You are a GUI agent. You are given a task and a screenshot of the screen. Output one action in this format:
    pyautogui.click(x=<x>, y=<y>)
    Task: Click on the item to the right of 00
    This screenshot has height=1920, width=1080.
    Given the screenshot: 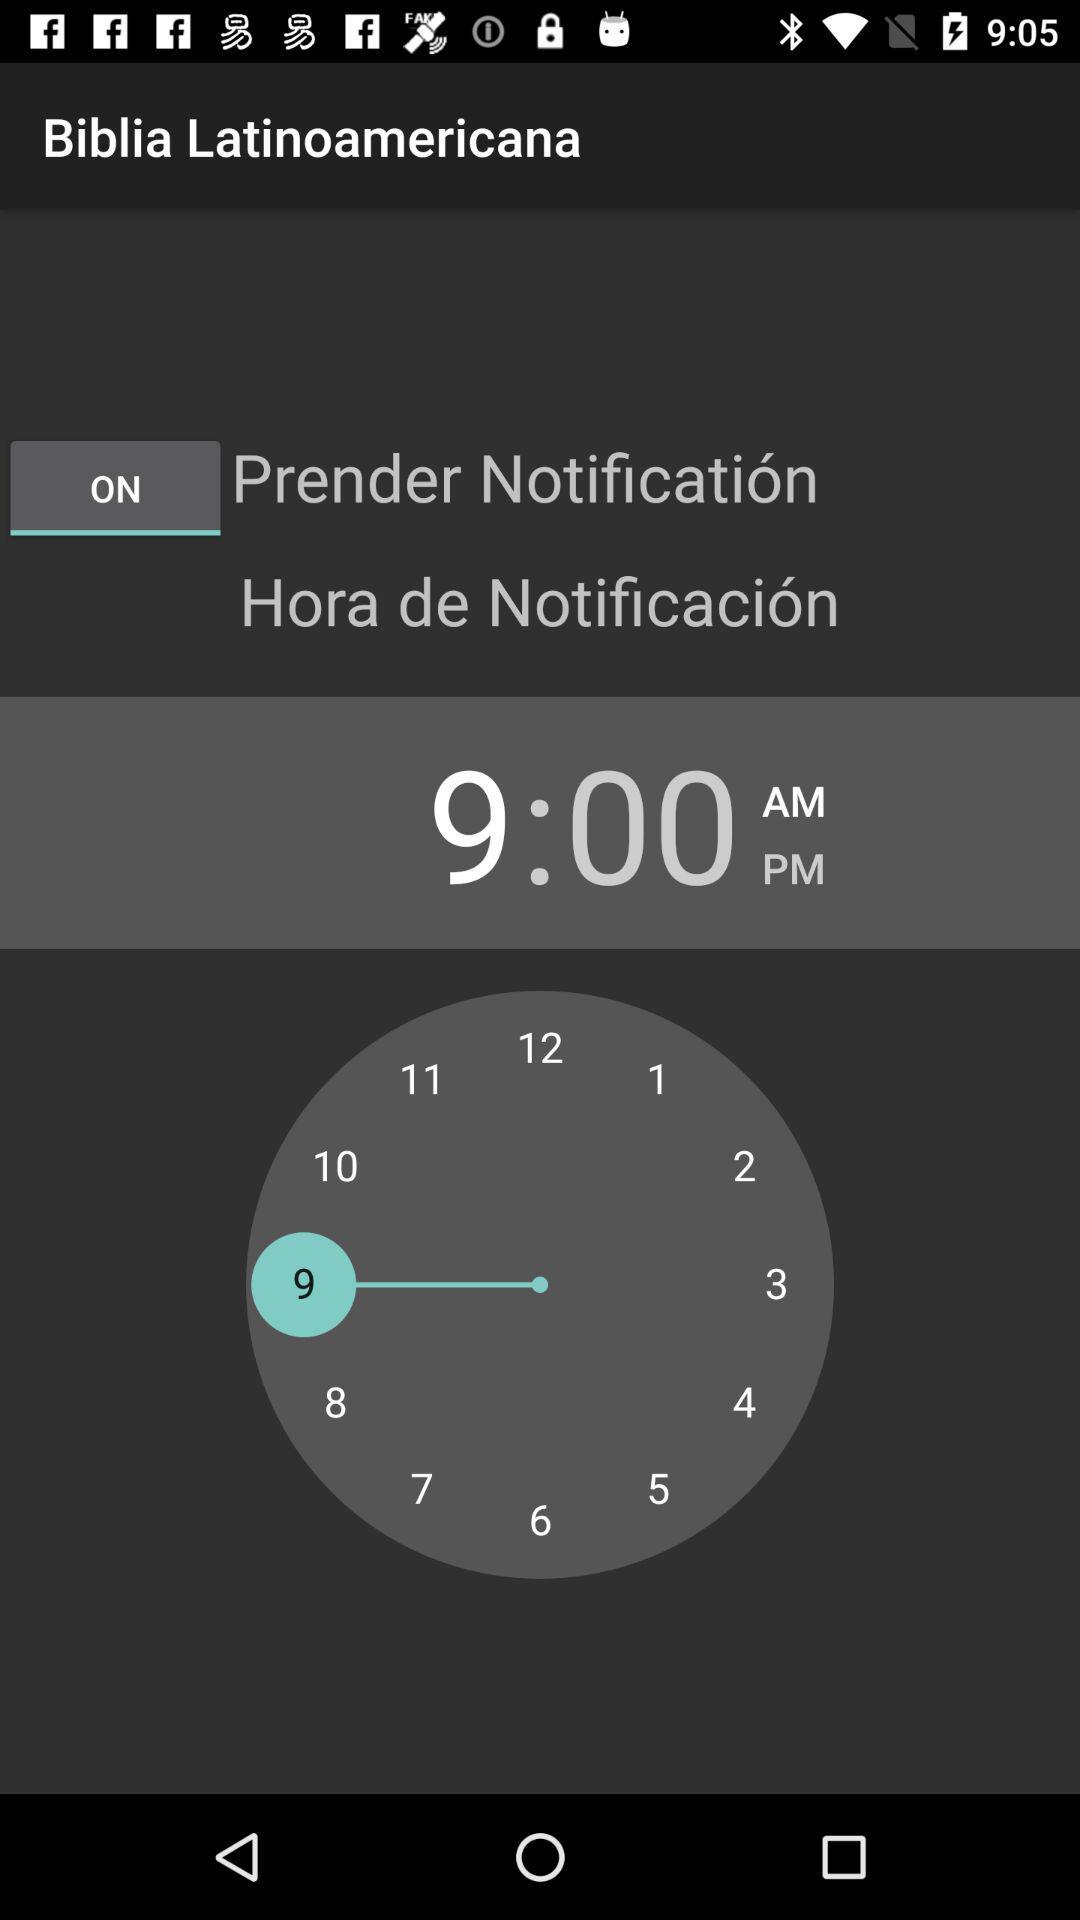 What is the action you would take?
    pyautogui.click(x=792, y=862)
    